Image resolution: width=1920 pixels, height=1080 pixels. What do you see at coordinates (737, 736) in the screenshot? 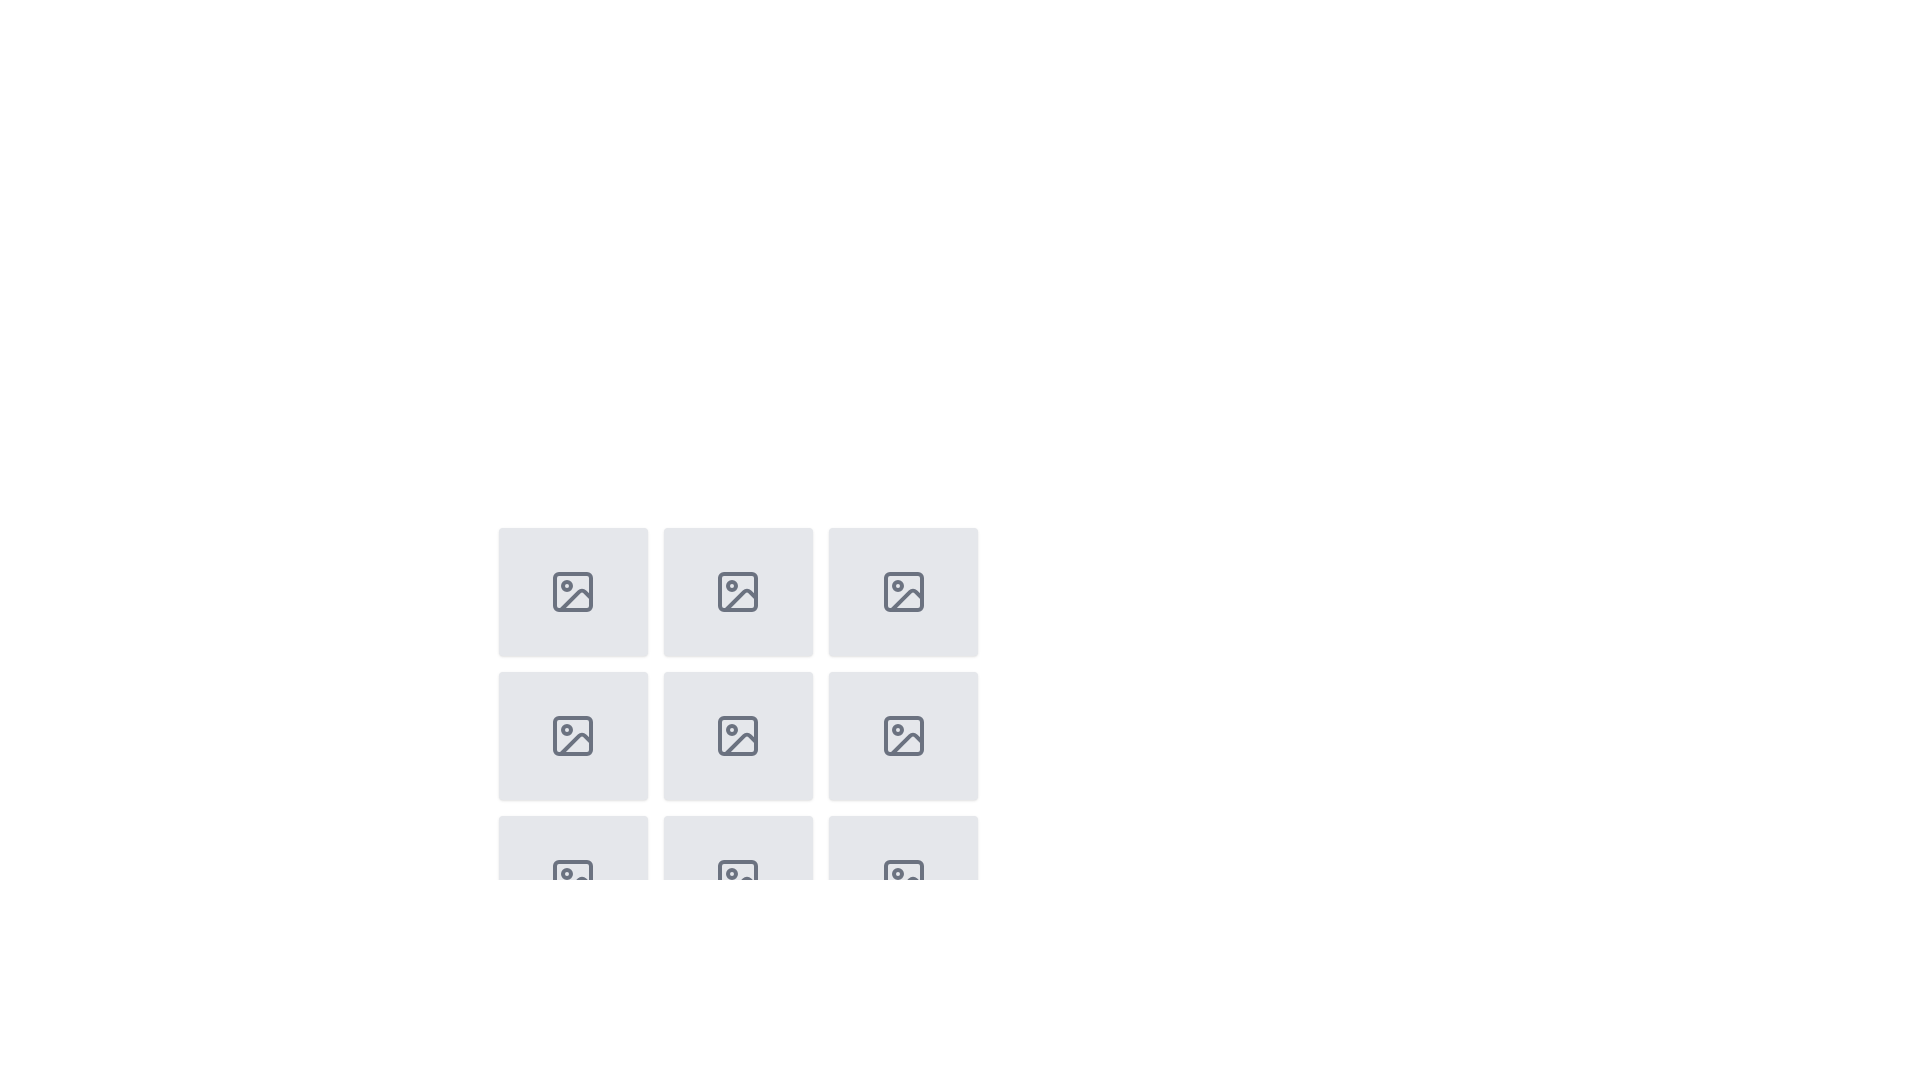
I see `the center Vector Icon that represents an image placeholder in the second row of the grid layout` at bounding box center [737, 736].